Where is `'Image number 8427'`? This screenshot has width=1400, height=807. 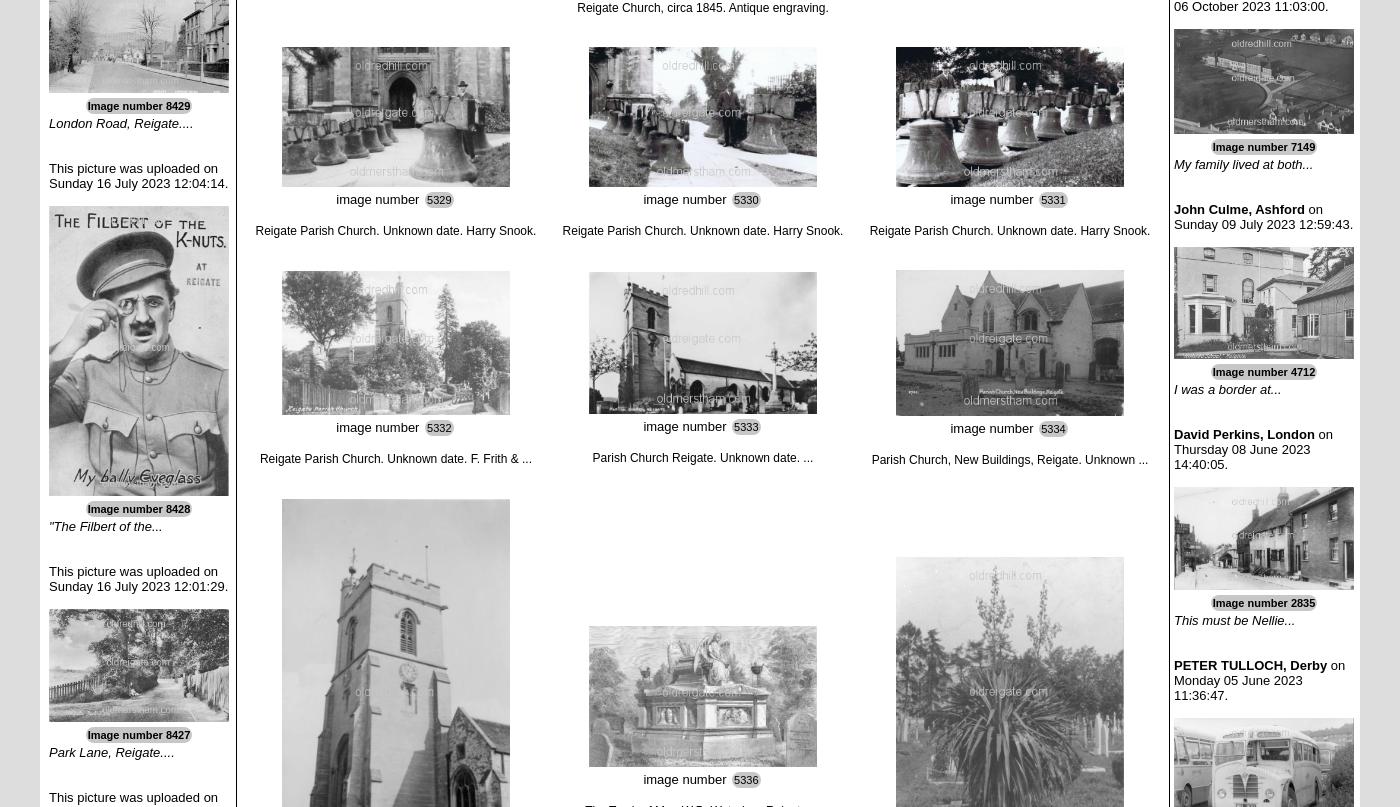 'Image number 8427' is located at coordinates (138, 732).